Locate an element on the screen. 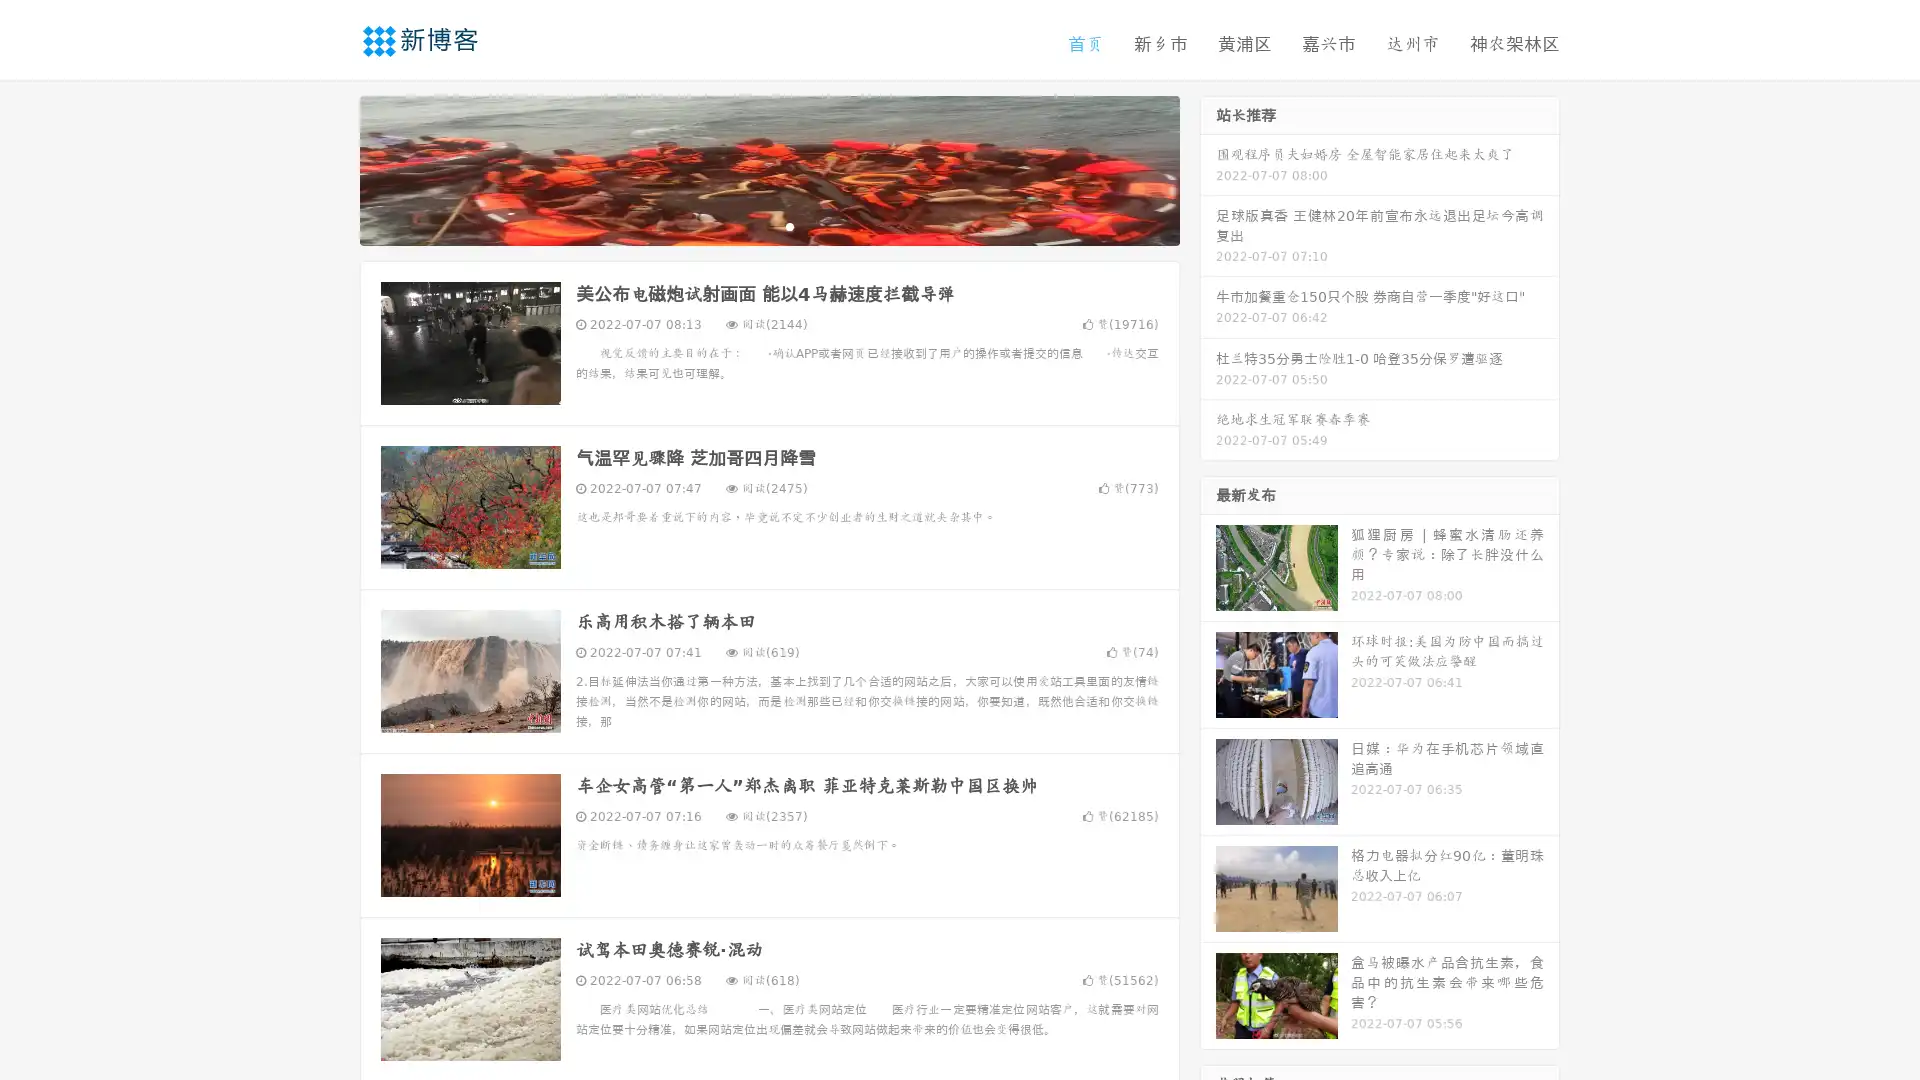 Image resolution: width=1920 pixels, height=1080 pixels. Previous slide is located at coordinates (330, 168).